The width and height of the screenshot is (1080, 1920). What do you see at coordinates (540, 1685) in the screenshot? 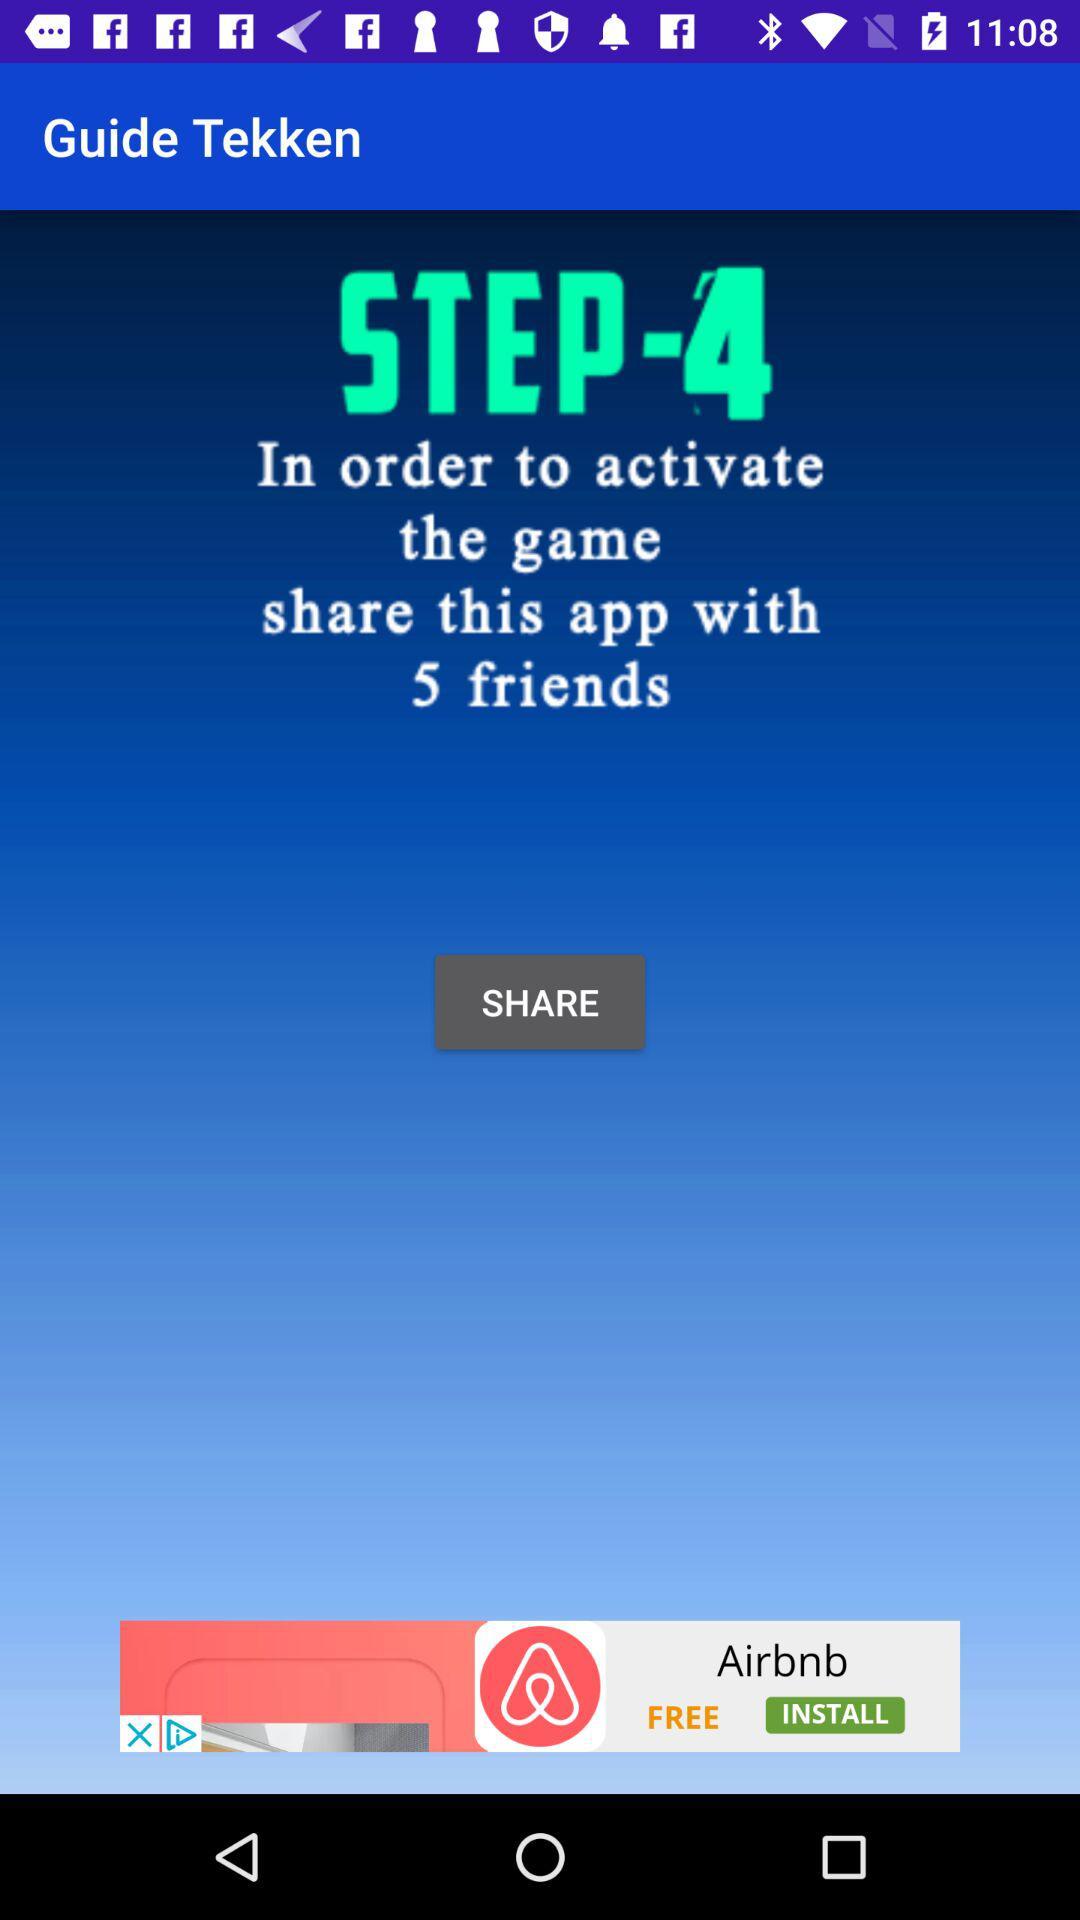
I see `click advertisement` at bounding box center [540, 1685].